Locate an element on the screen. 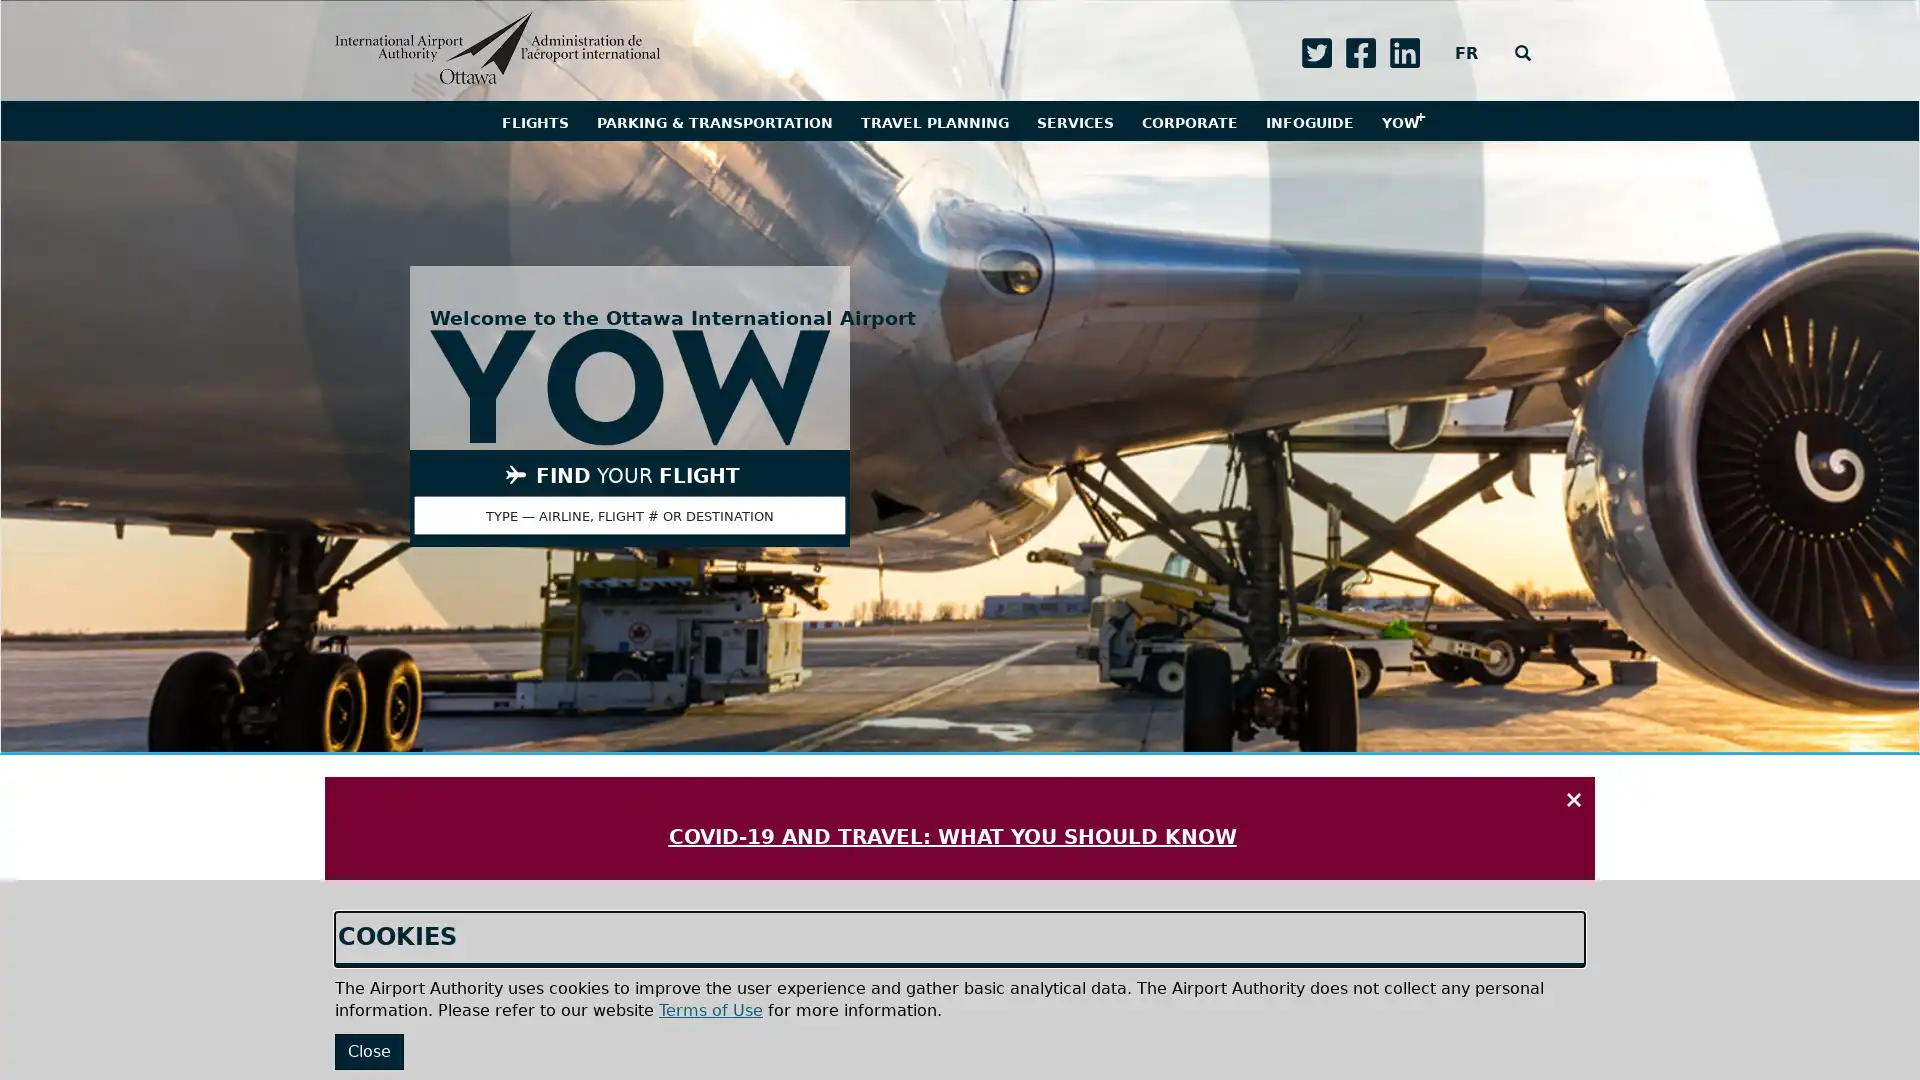 The image size is (1920, 1080). Show Travel Planning Sub Menu is located at coordinates (933, 120).